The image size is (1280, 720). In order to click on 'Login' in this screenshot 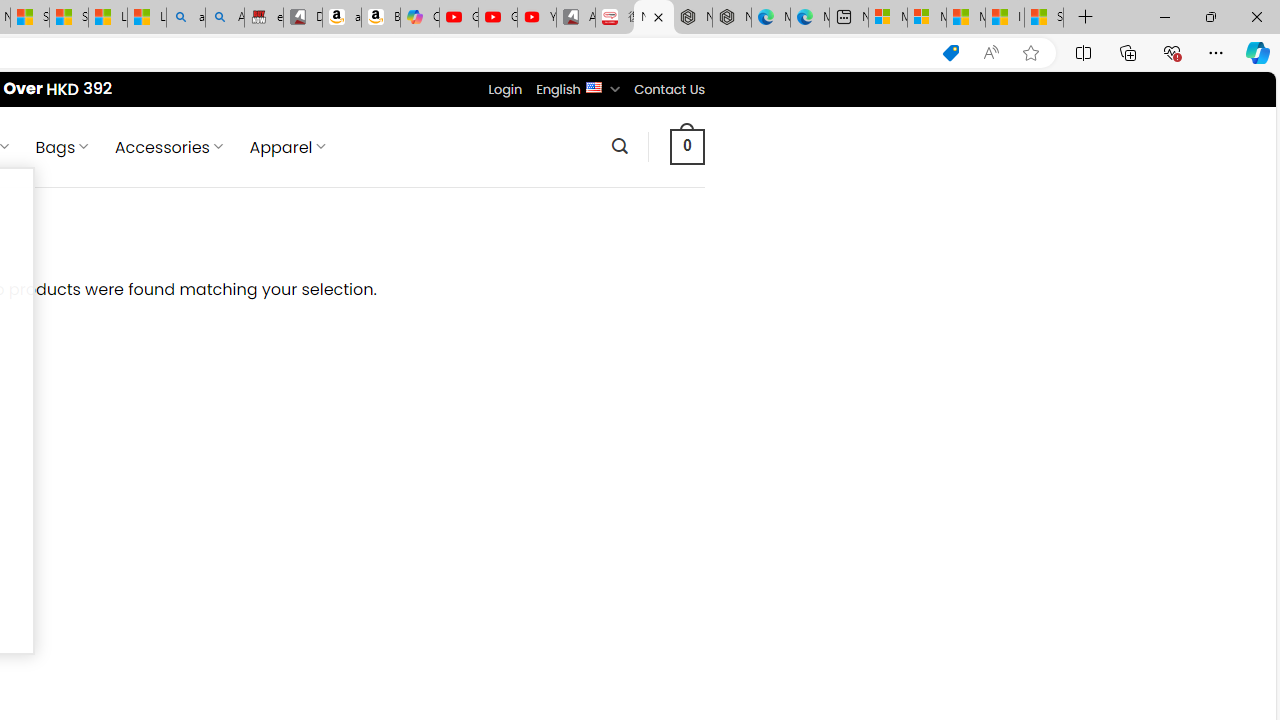, I will do `click(505, 88)`.